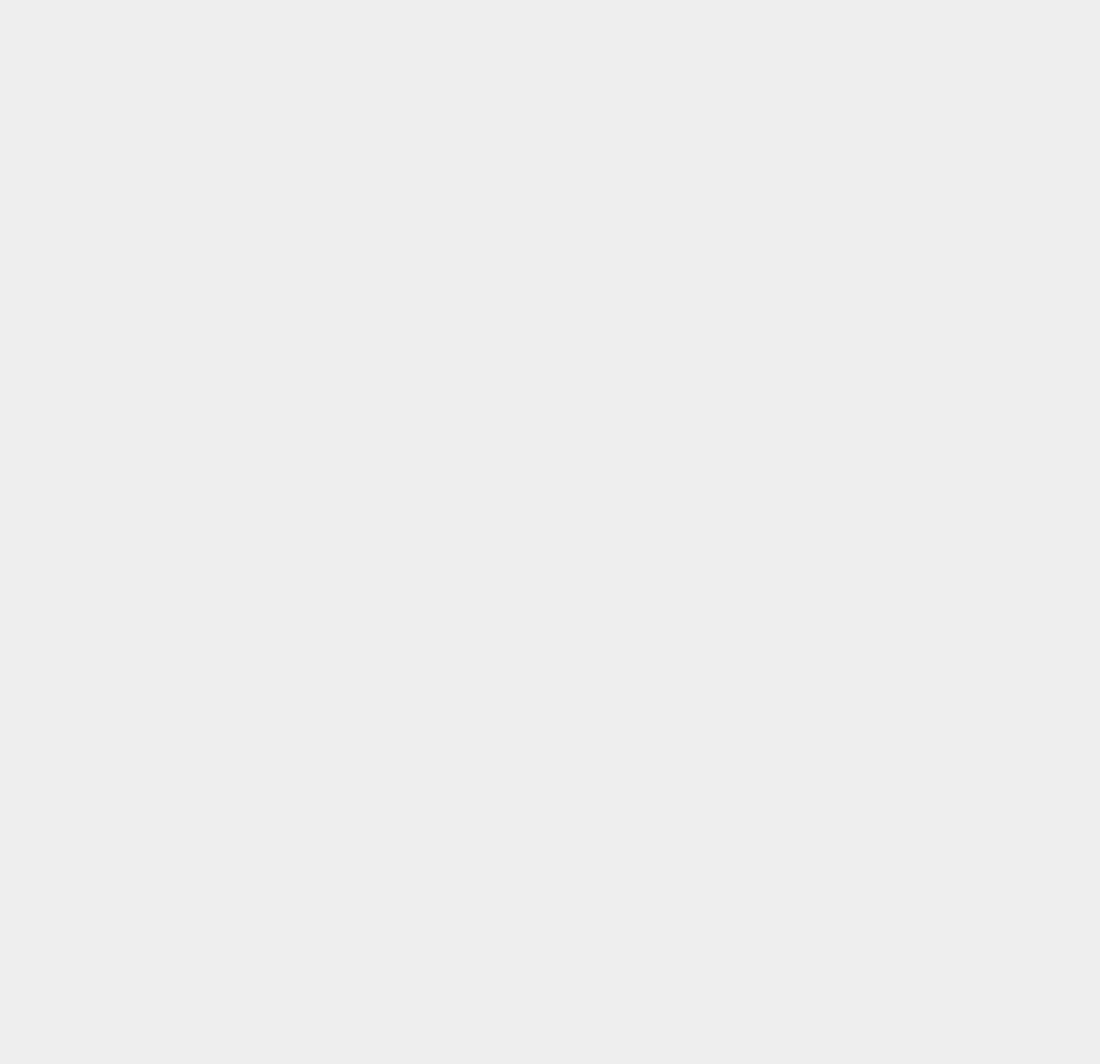 Image resolution: width=1100 pixels, height=1064 pixels. Describe the element at coordinates (825, 694) in the screenshot. I see `'Remote Access'` at that location.